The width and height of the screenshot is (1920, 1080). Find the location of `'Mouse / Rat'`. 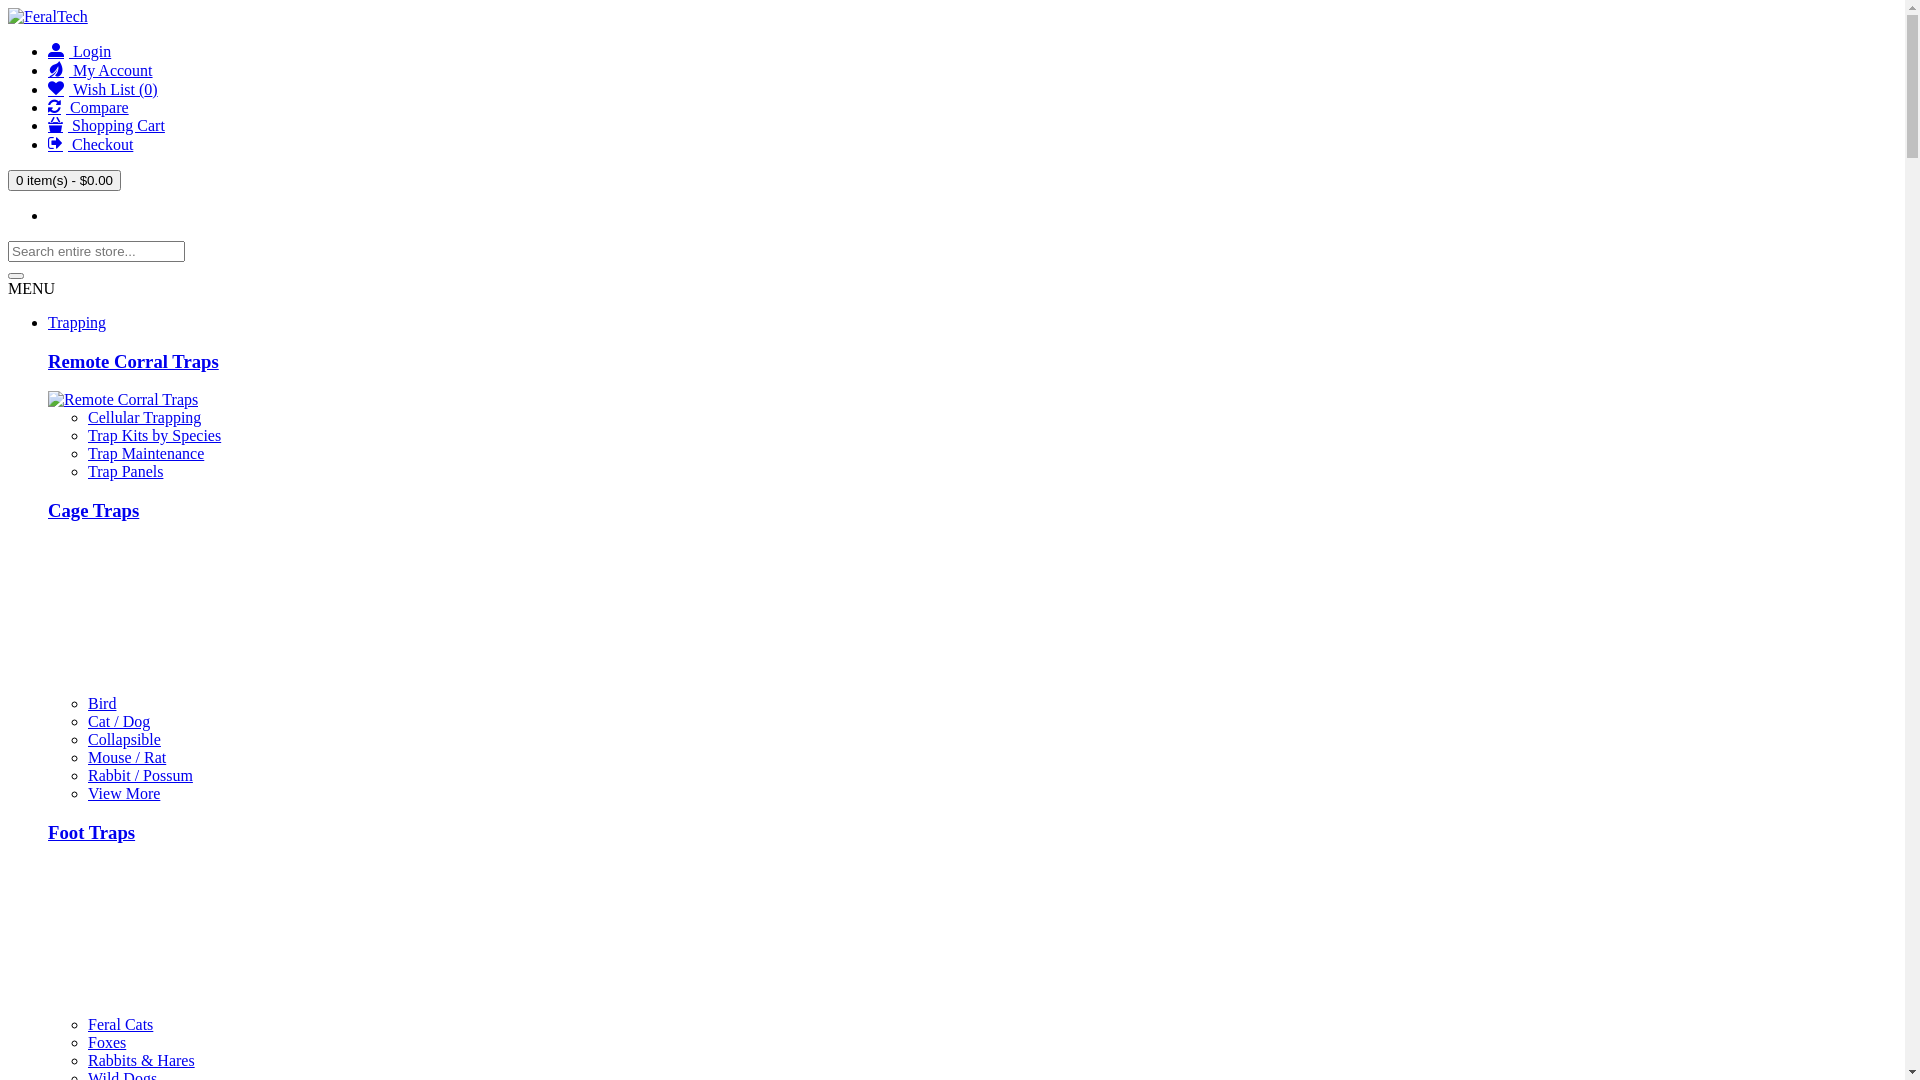

'Mouse / Rat' is located at coordinates (125, 757).